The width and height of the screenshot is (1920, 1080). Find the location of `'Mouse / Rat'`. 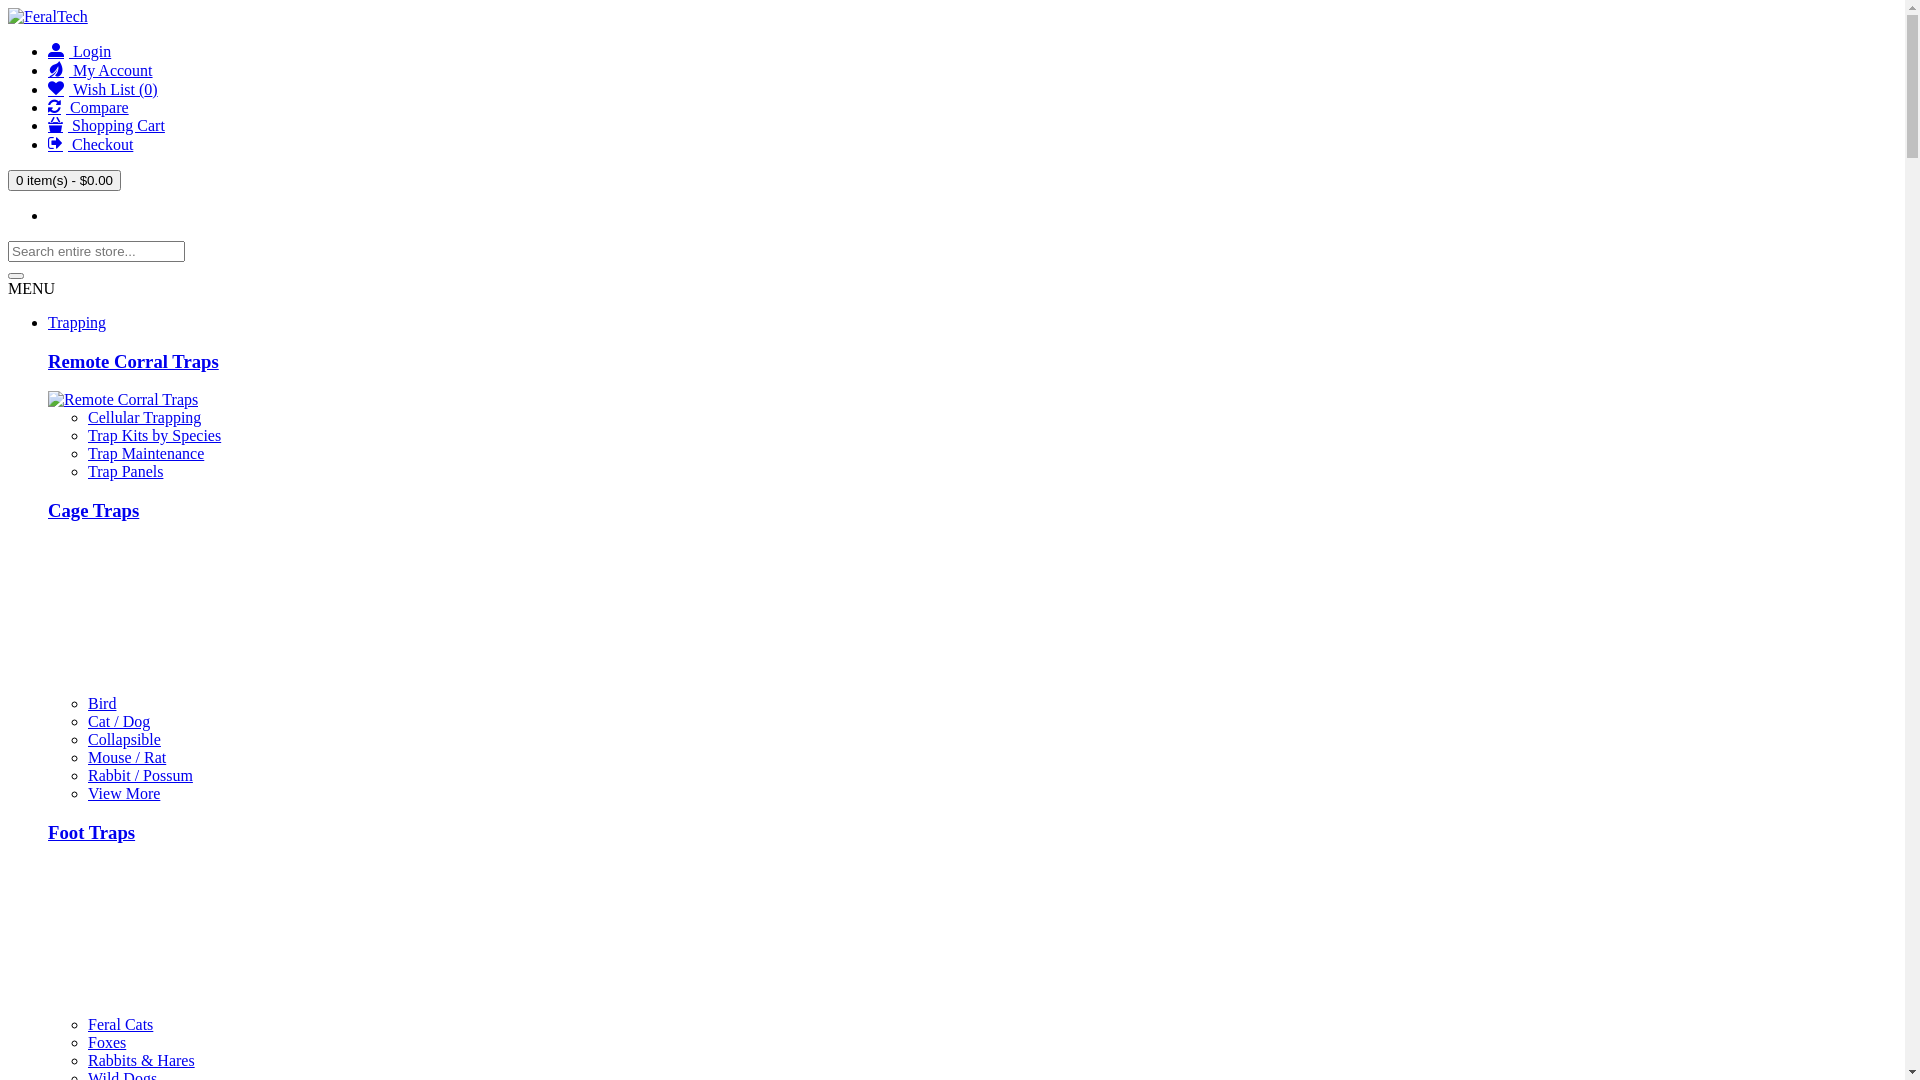

'Mouse / Rat' is located at coordinates (125, 757).